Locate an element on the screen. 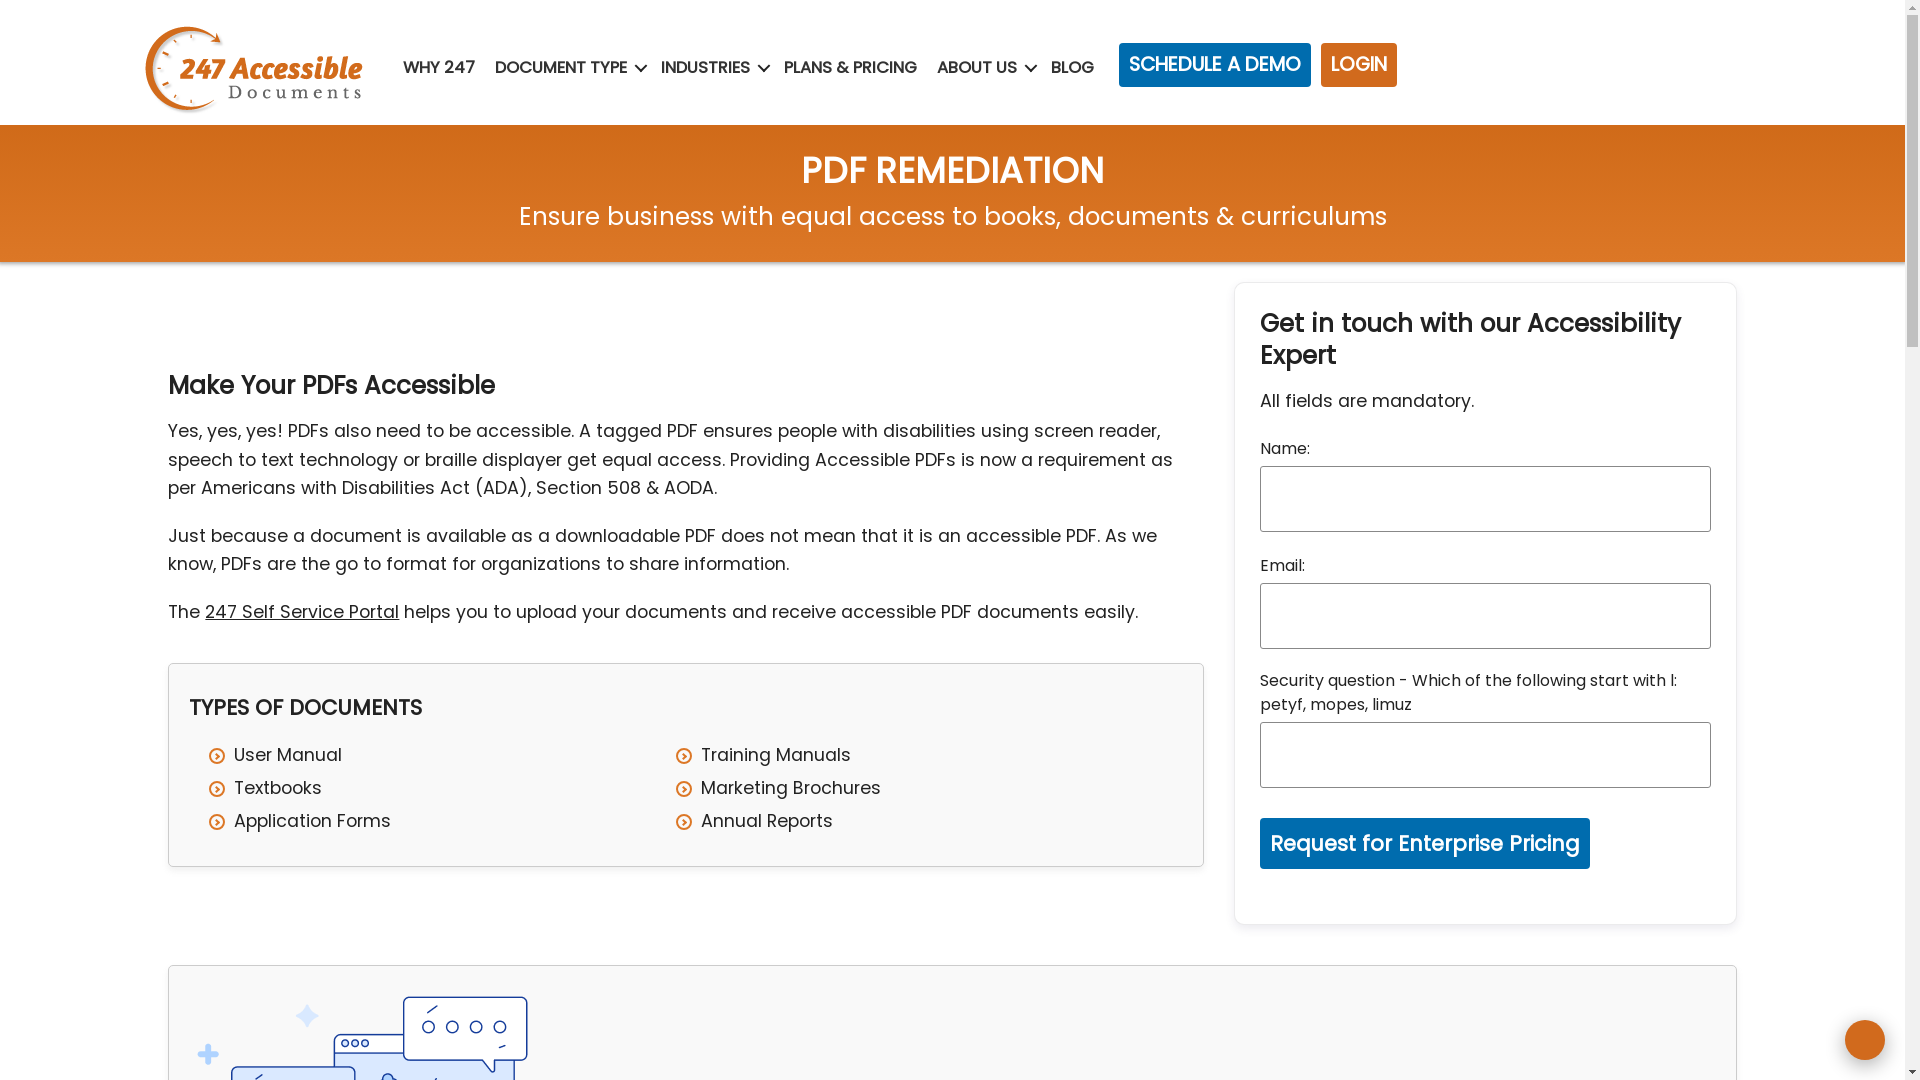  'PLANS & PRICING' is located at coordinates (850, 67).